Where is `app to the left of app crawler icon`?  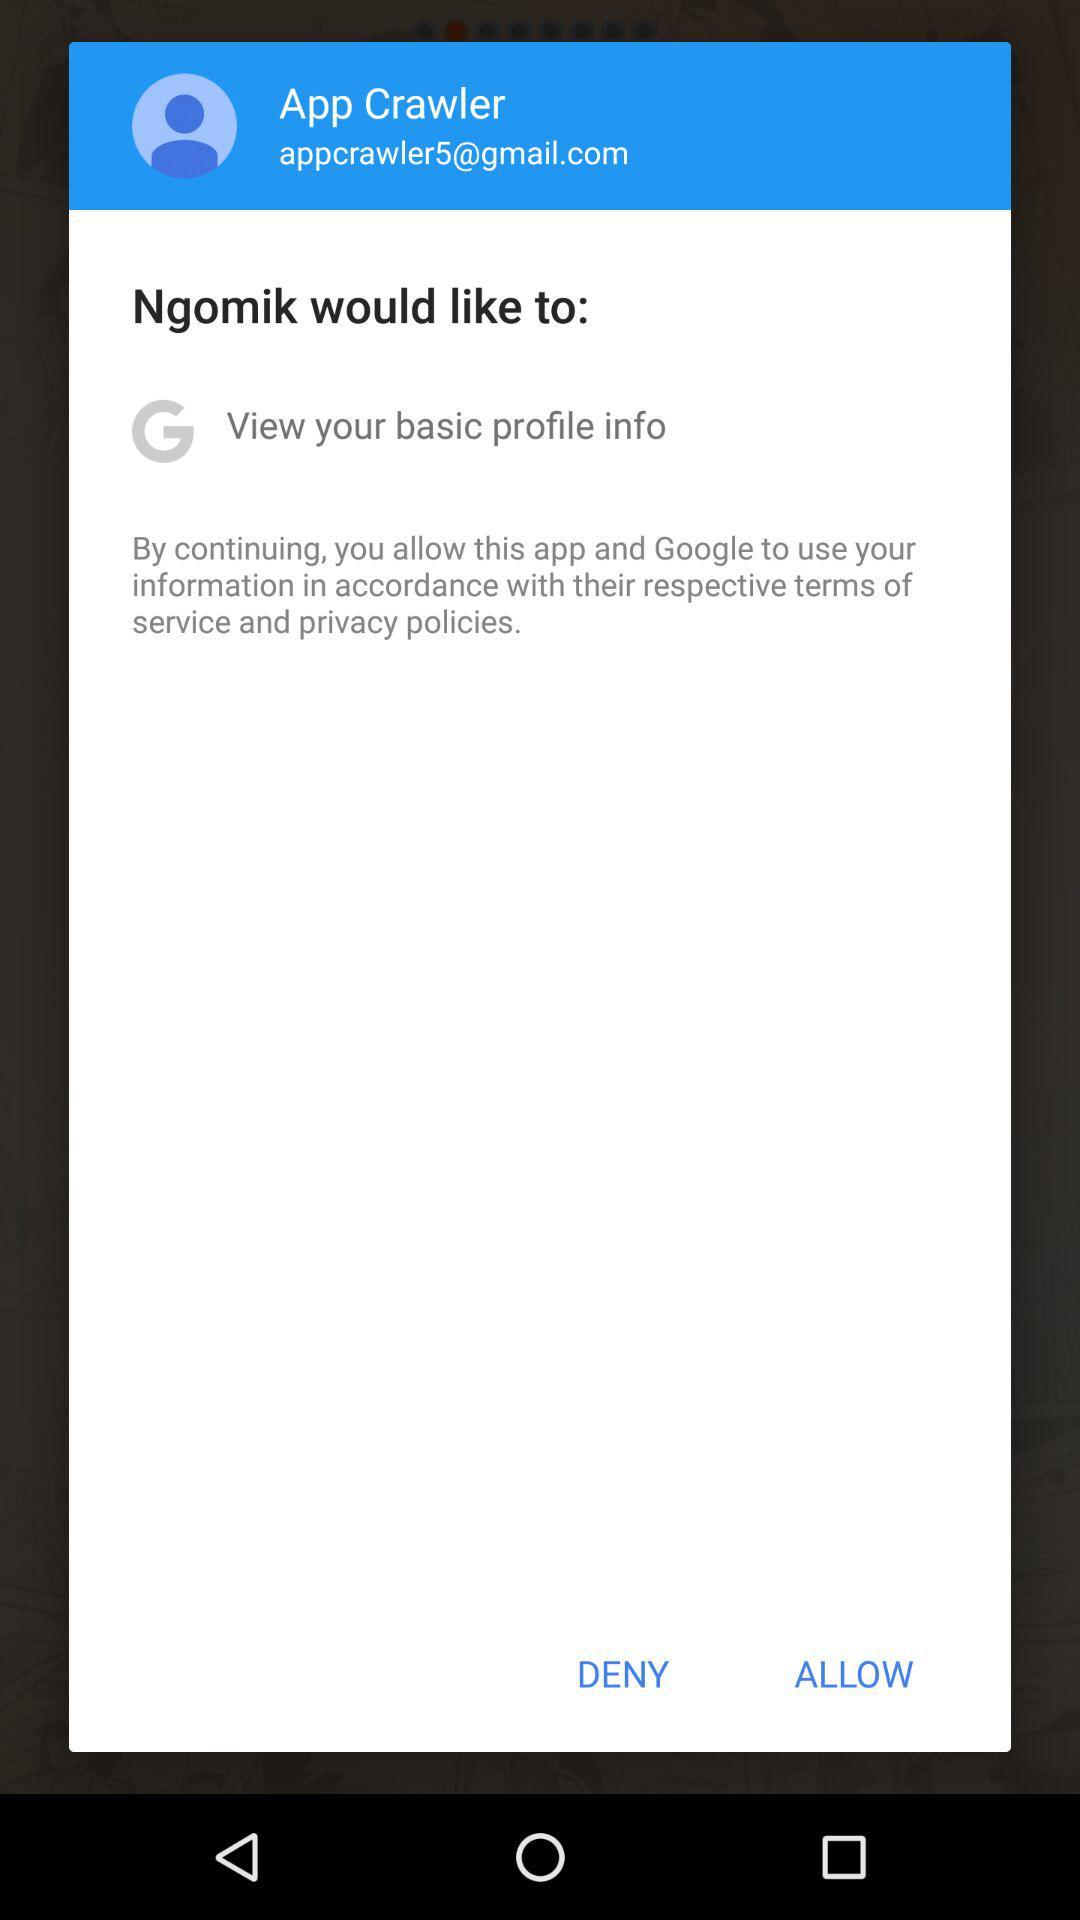
app to the left of app crawler icon is located at coordinates (184, 124).